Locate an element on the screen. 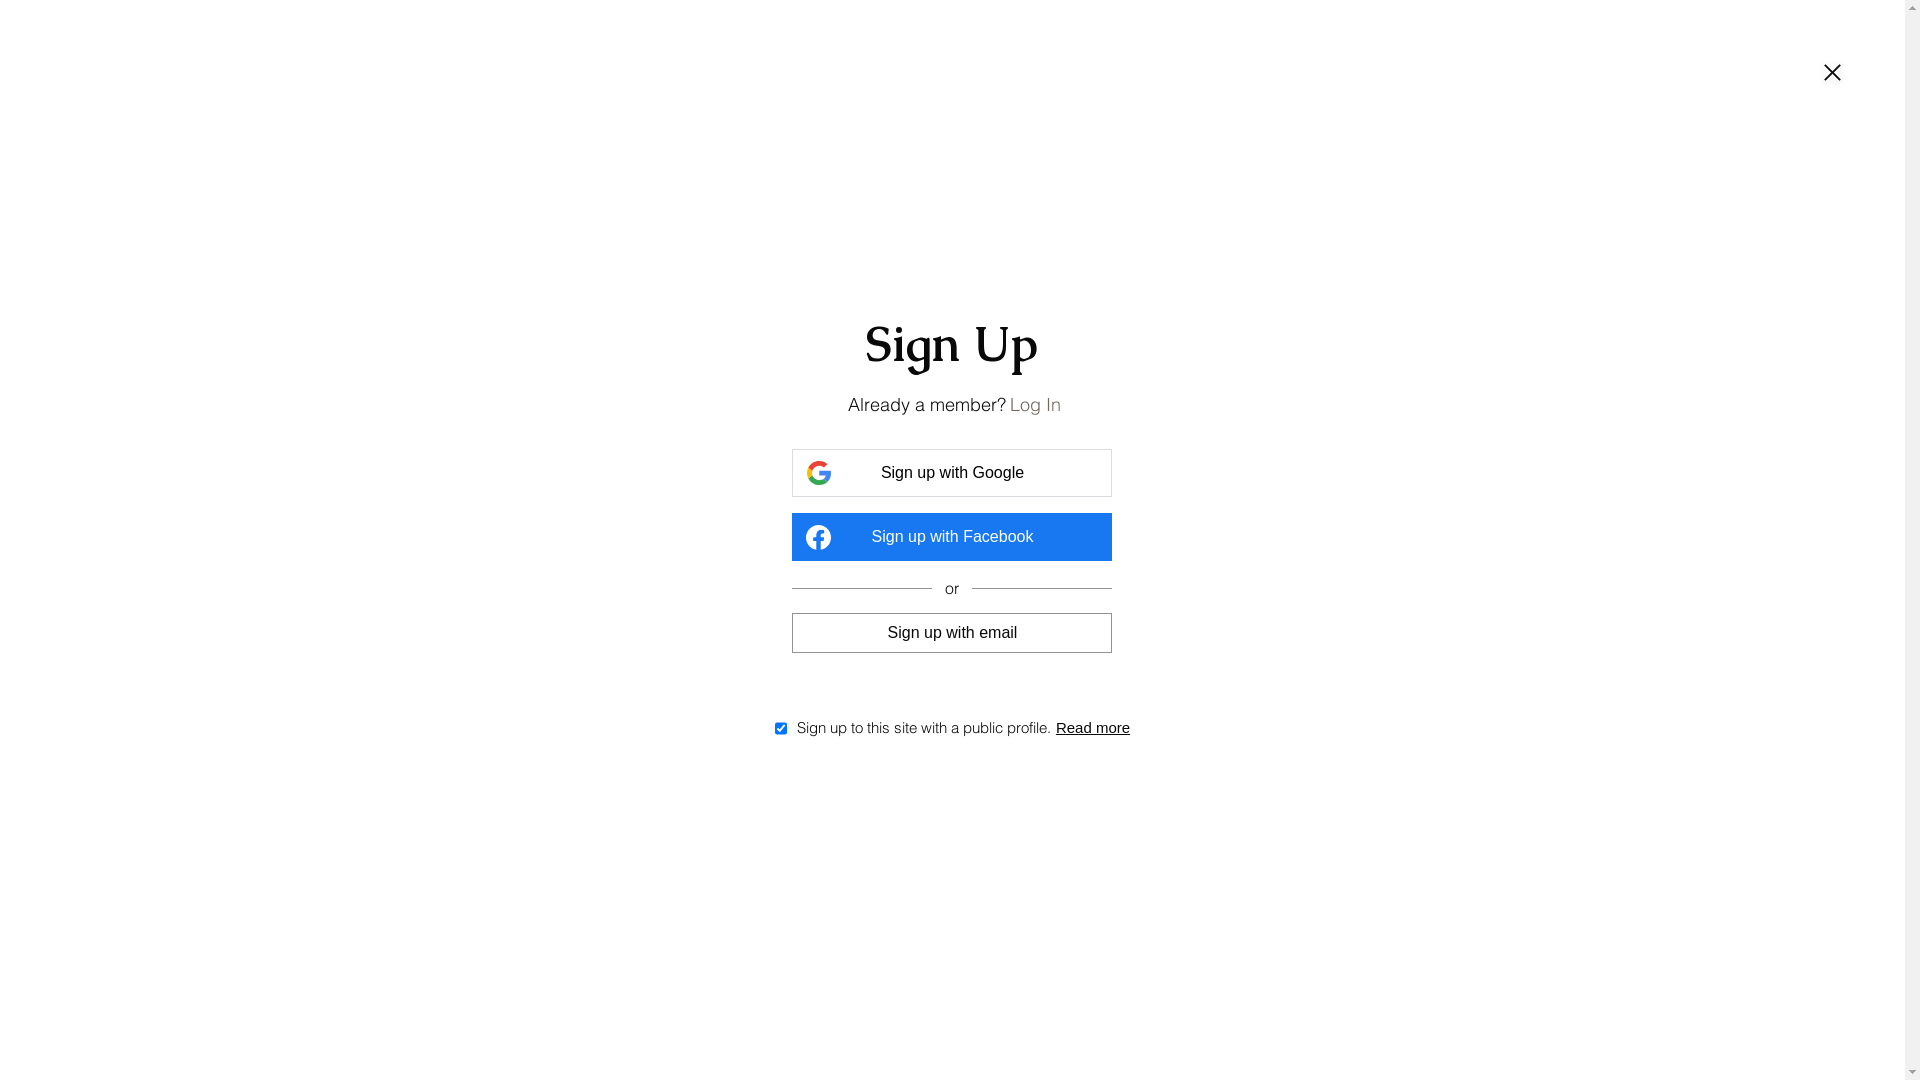 This screenshot has width=1920, height=1080. 'Log In' is located at coordinates (1035, 404).